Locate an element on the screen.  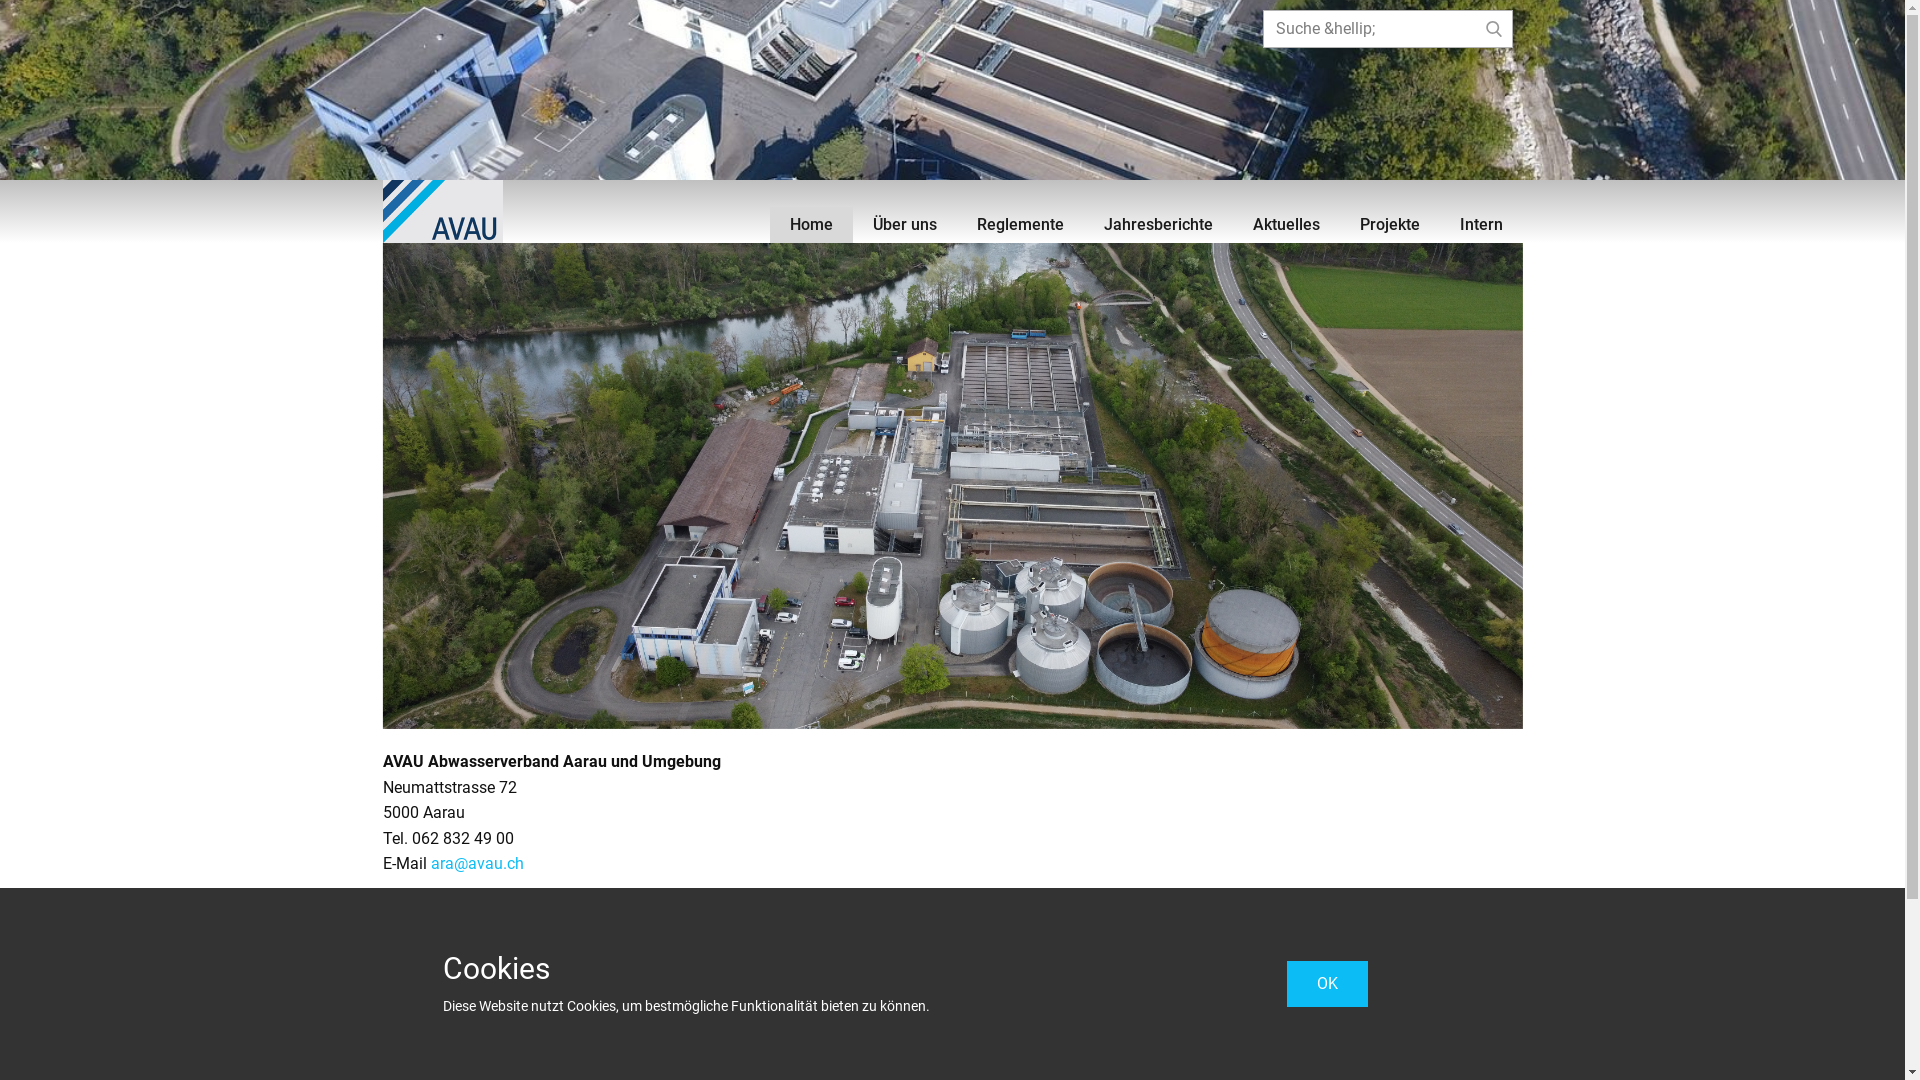
'Projekte' is located at coordinates (1339, 224).